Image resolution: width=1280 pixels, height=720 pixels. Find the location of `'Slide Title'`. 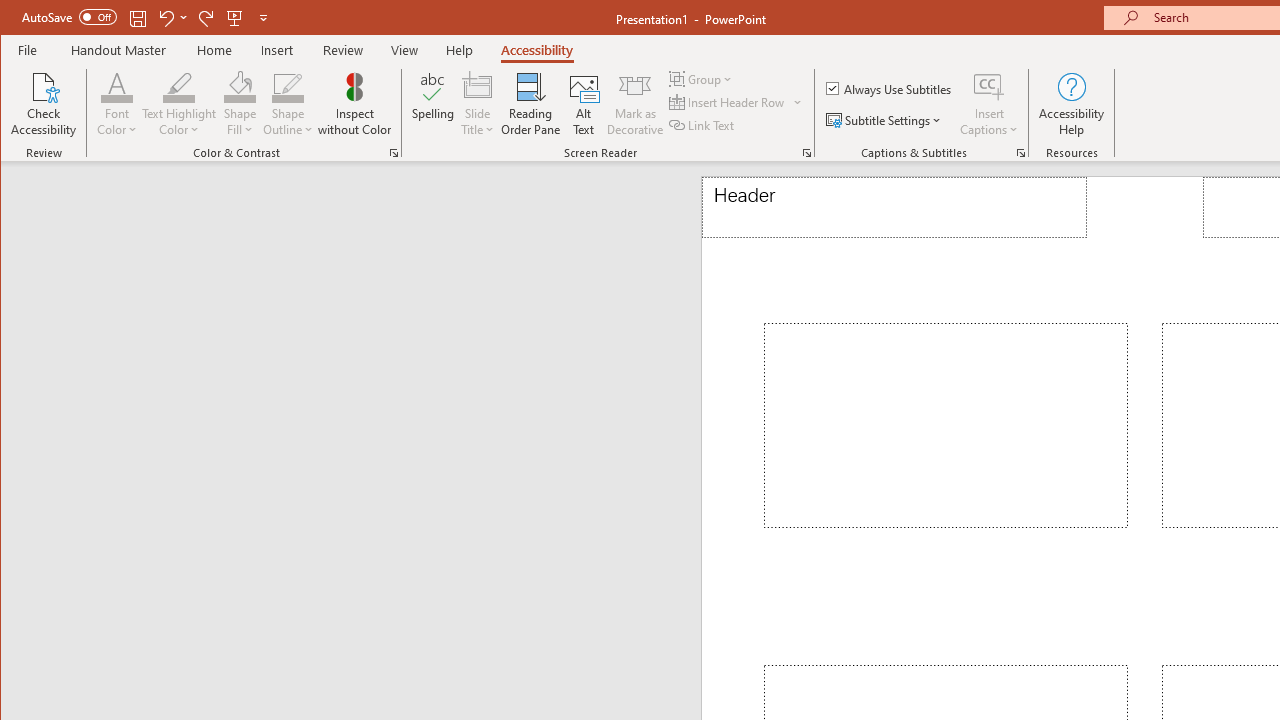

'Slide Title' is located at coordinates (477, 85).